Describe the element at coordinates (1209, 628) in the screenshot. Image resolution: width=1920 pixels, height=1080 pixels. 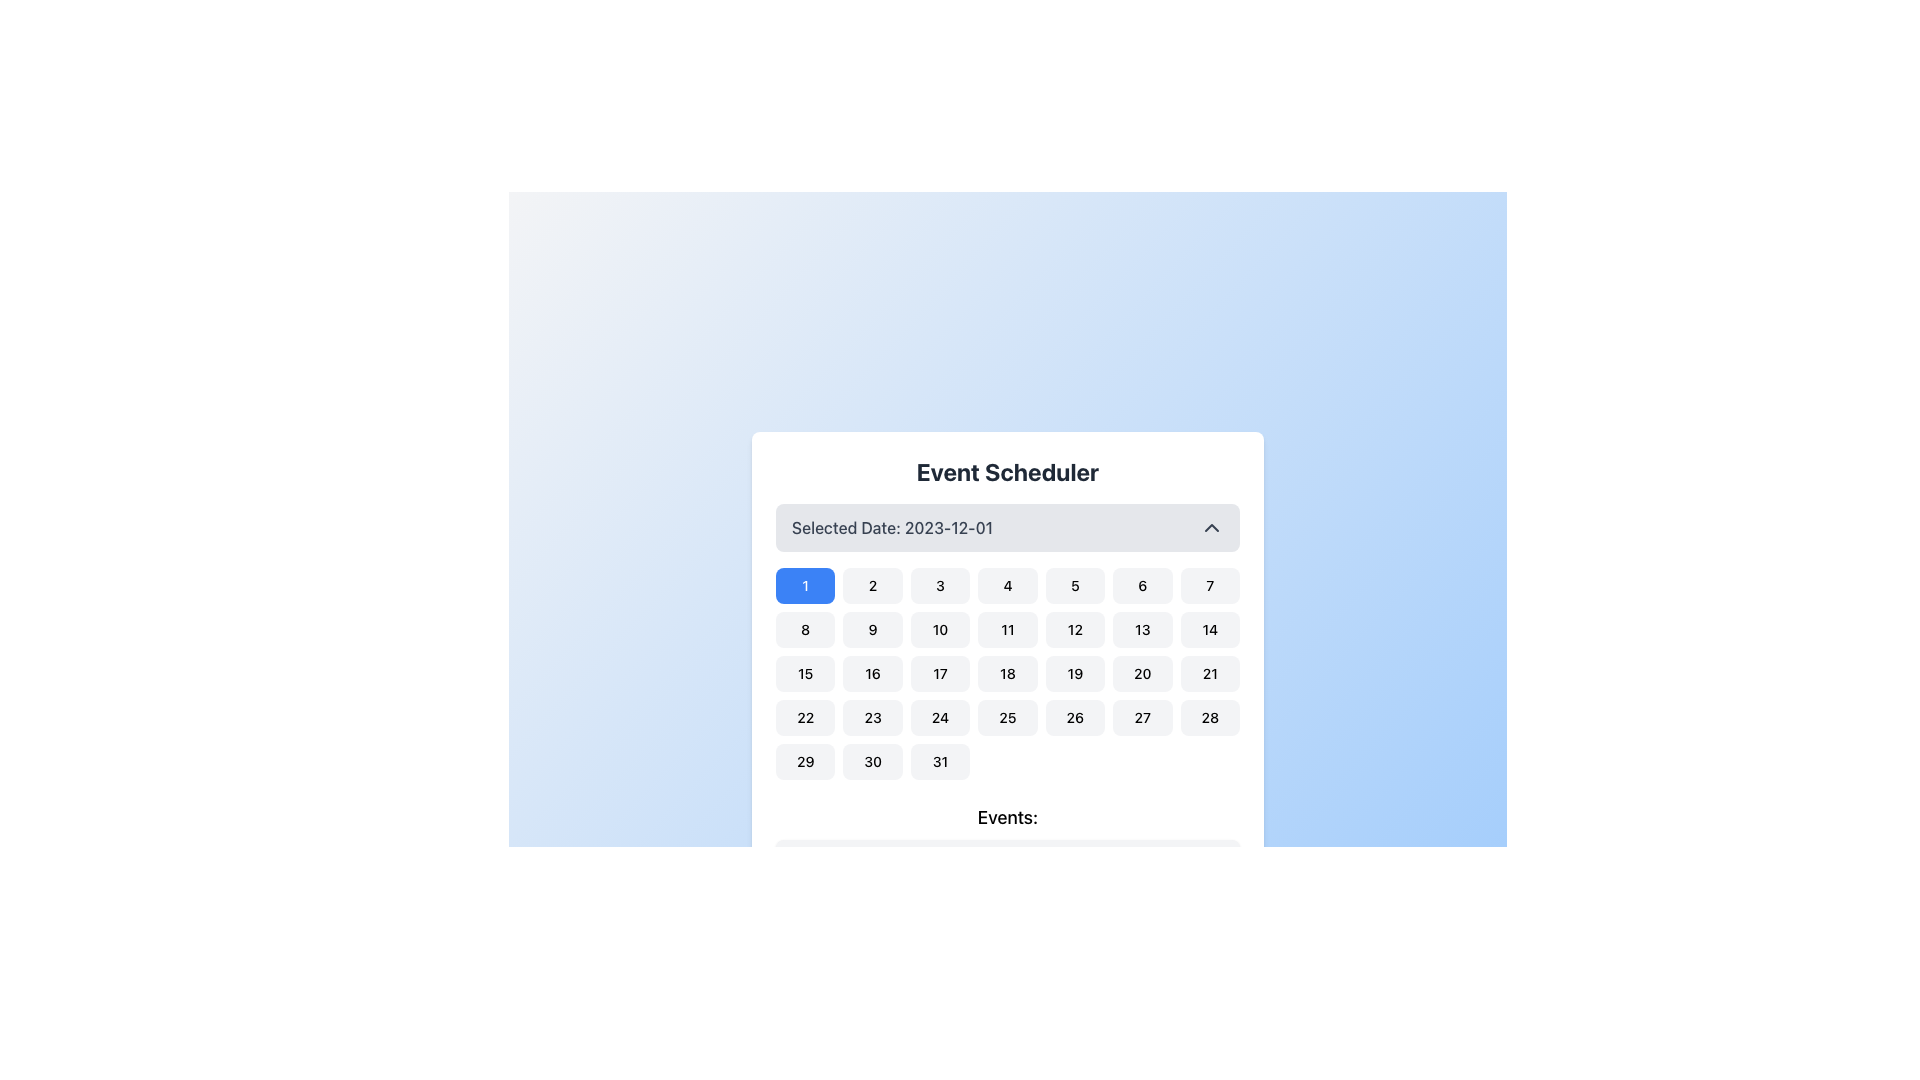
I see `the button representing the 14th day of the month in the calendar to trigger visual feedback` at that location.